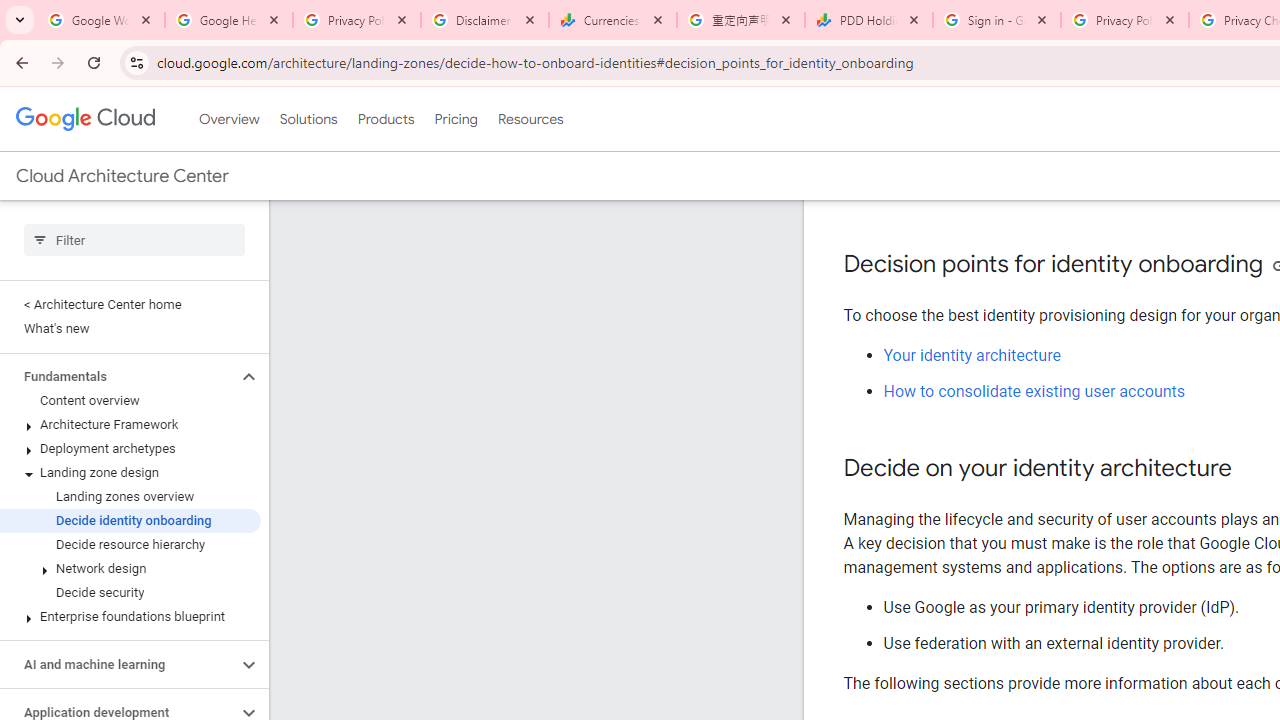 This screenshot has width=1280, height=720. What do you see at coordinates (997, 20) in the screenshot?
I see `'Sign in - Google Accounts'` at bounding box center [997, 20].